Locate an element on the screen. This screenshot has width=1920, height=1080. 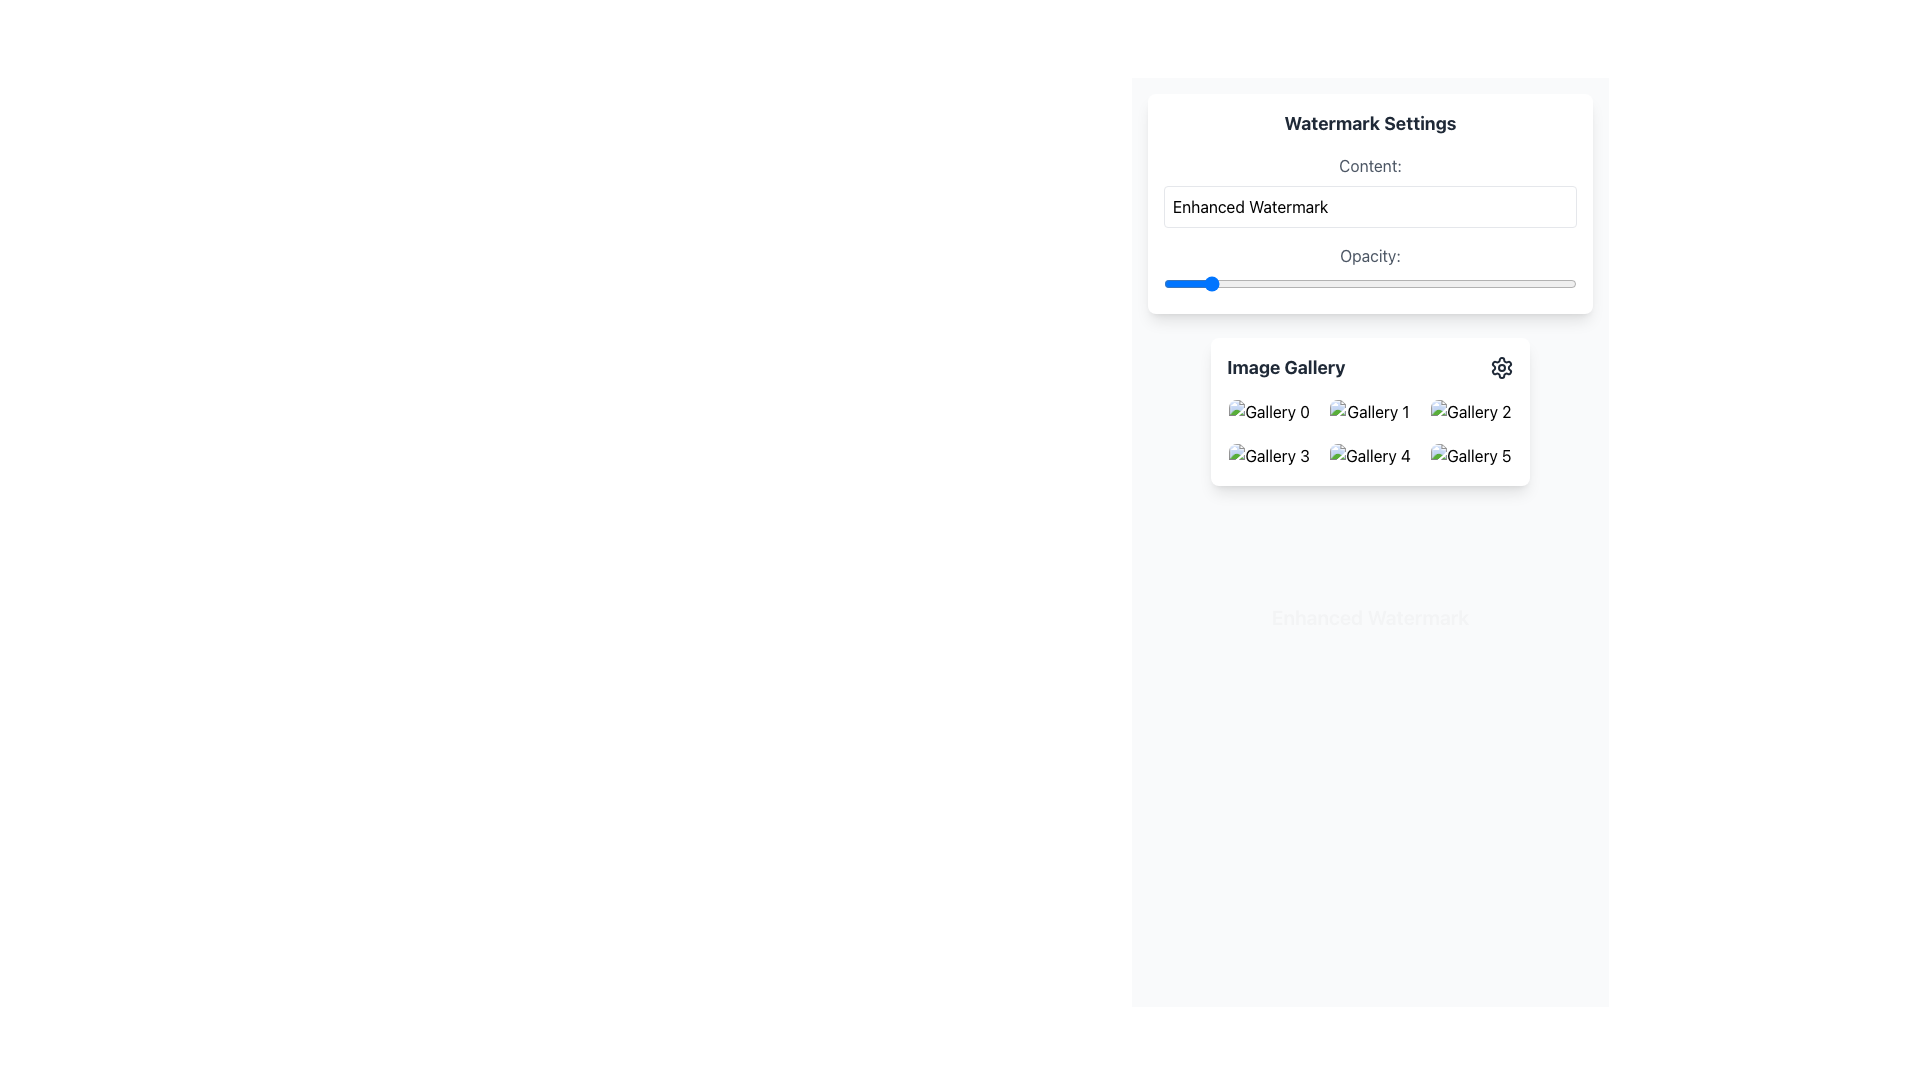
the image in the 'Image Gallery' located in the second row, second column is located at coordinates (1470, 411).